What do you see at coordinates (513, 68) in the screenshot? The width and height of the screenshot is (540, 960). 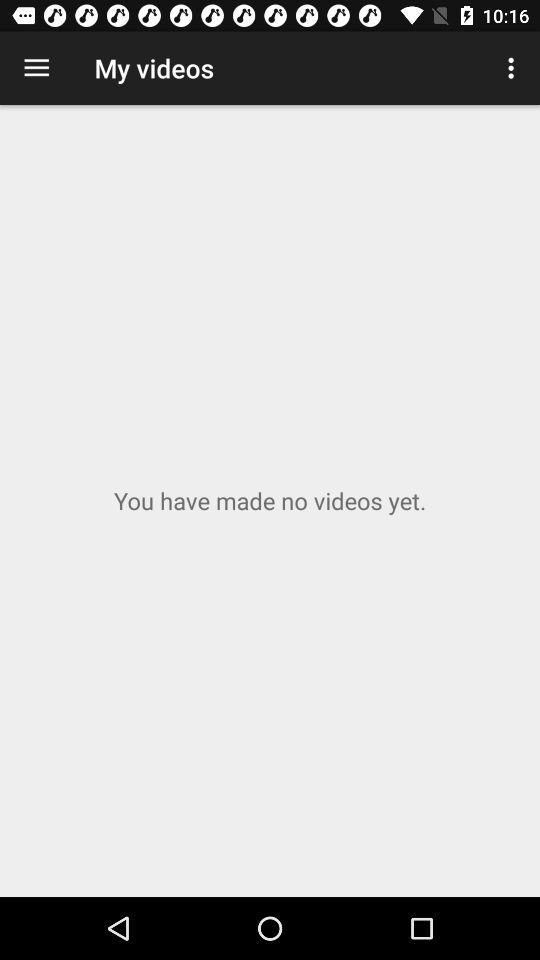 I see `the item above you have made icon` at bounding box center [513, 68].